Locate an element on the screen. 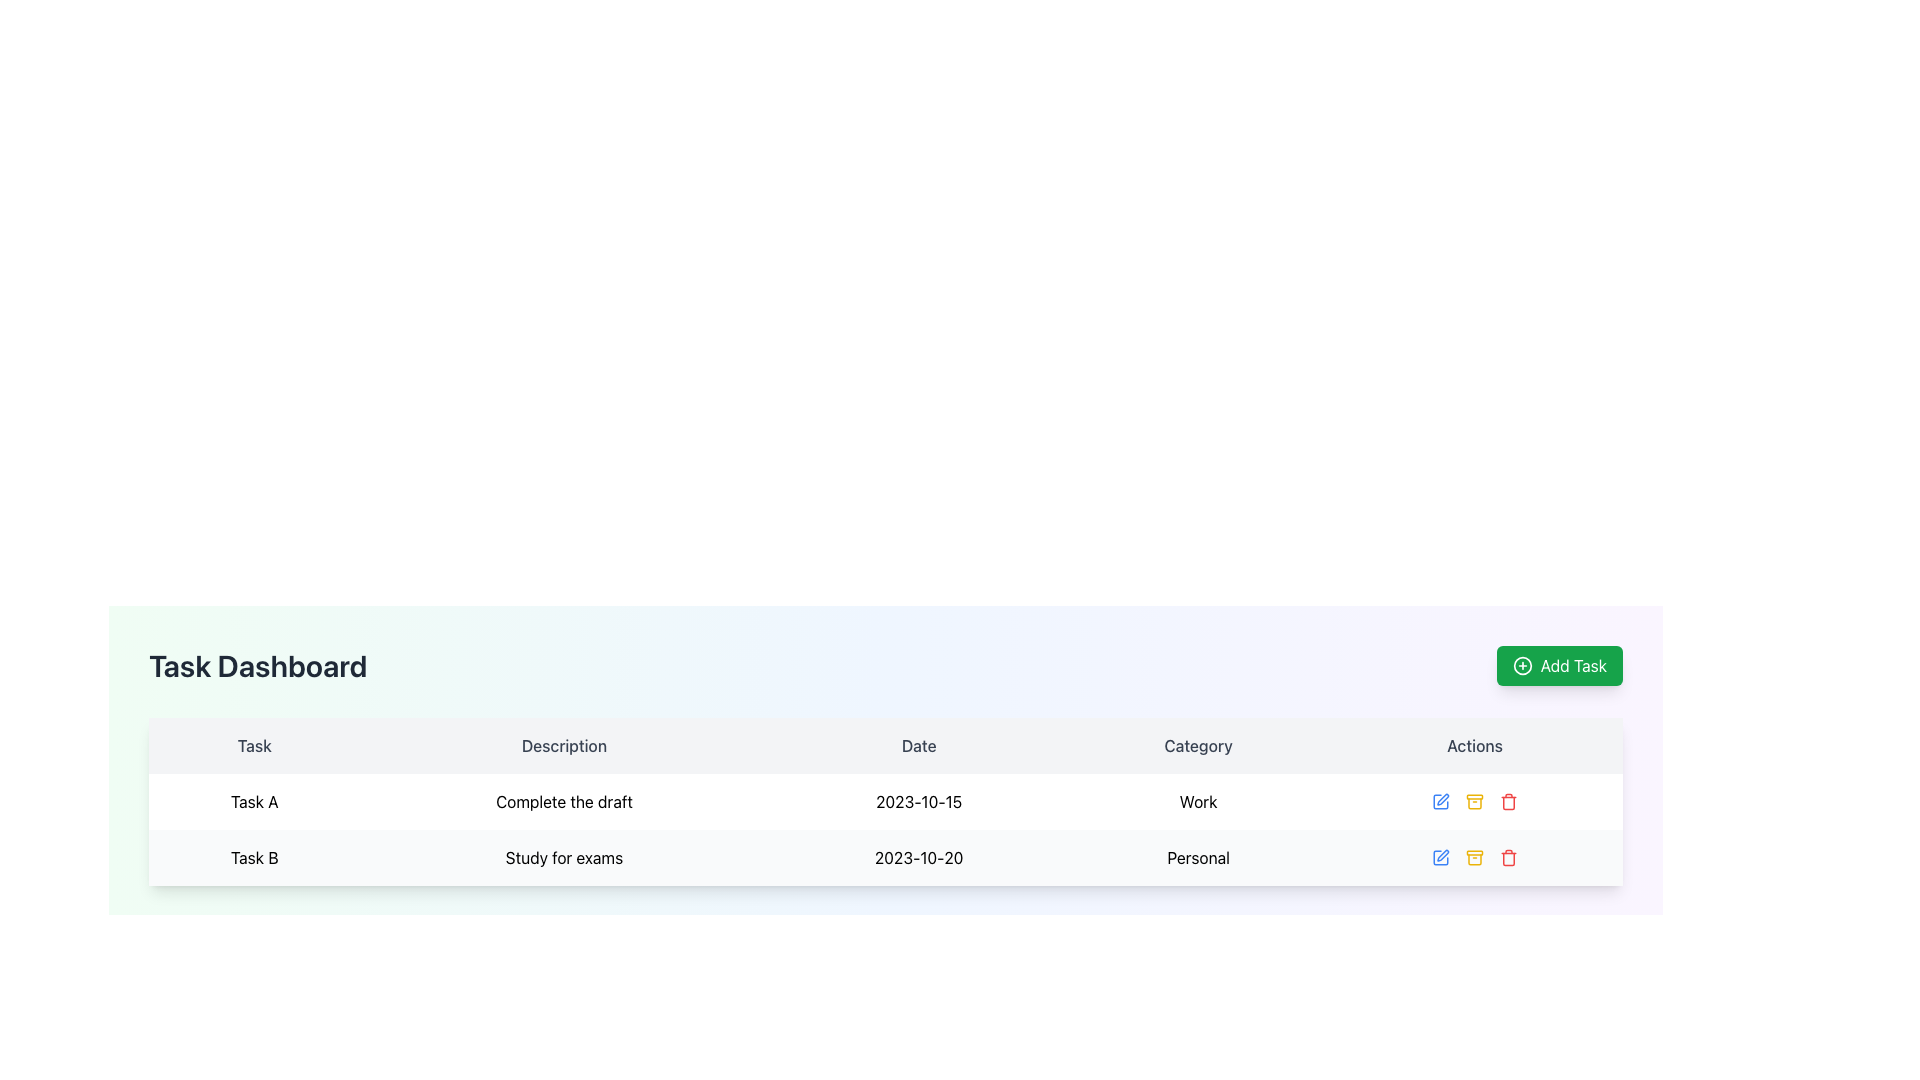  the green 'Add Task' button located at the upper right corner of the 'Task Dashboard' to observe the background color change is located at coordinates (1558, 666).